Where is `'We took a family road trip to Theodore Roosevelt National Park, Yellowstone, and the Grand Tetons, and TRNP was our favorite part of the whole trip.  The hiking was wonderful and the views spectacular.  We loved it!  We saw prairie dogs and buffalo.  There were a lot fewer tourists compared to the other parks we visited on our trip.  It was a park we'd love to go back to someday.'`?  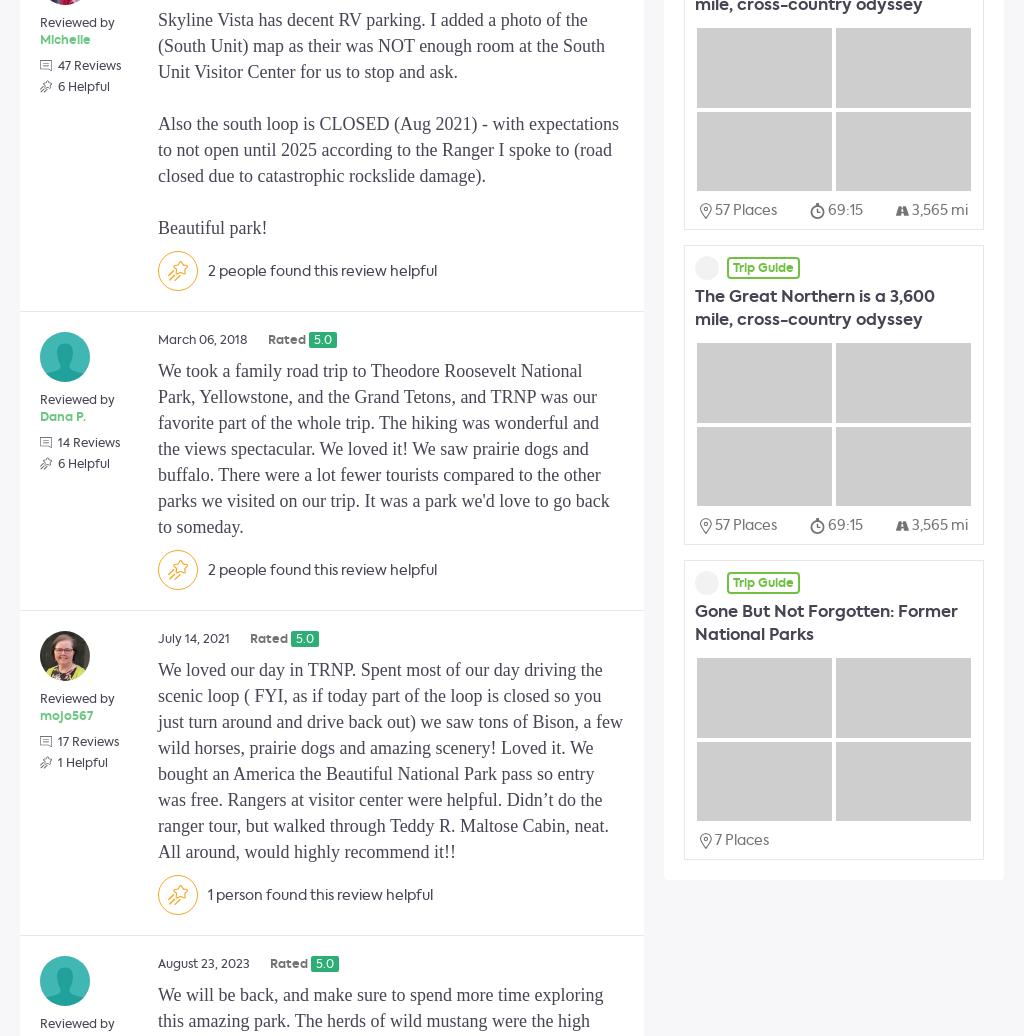
'We took a family road trip to Theodore Roosevelt National Park, Yellowstone, and the Grand Tetons, and TRNP was our favorite part of the whole trip.  The hiking was wonderful and the views spectacular.  We loved it!  We saw prairie dogs and buffalo.  There were a lot fewer tourists compared to the other parks we visited on our trip.  It was a park we'd love to go back to someday.' is located at coordinates (383, 449).